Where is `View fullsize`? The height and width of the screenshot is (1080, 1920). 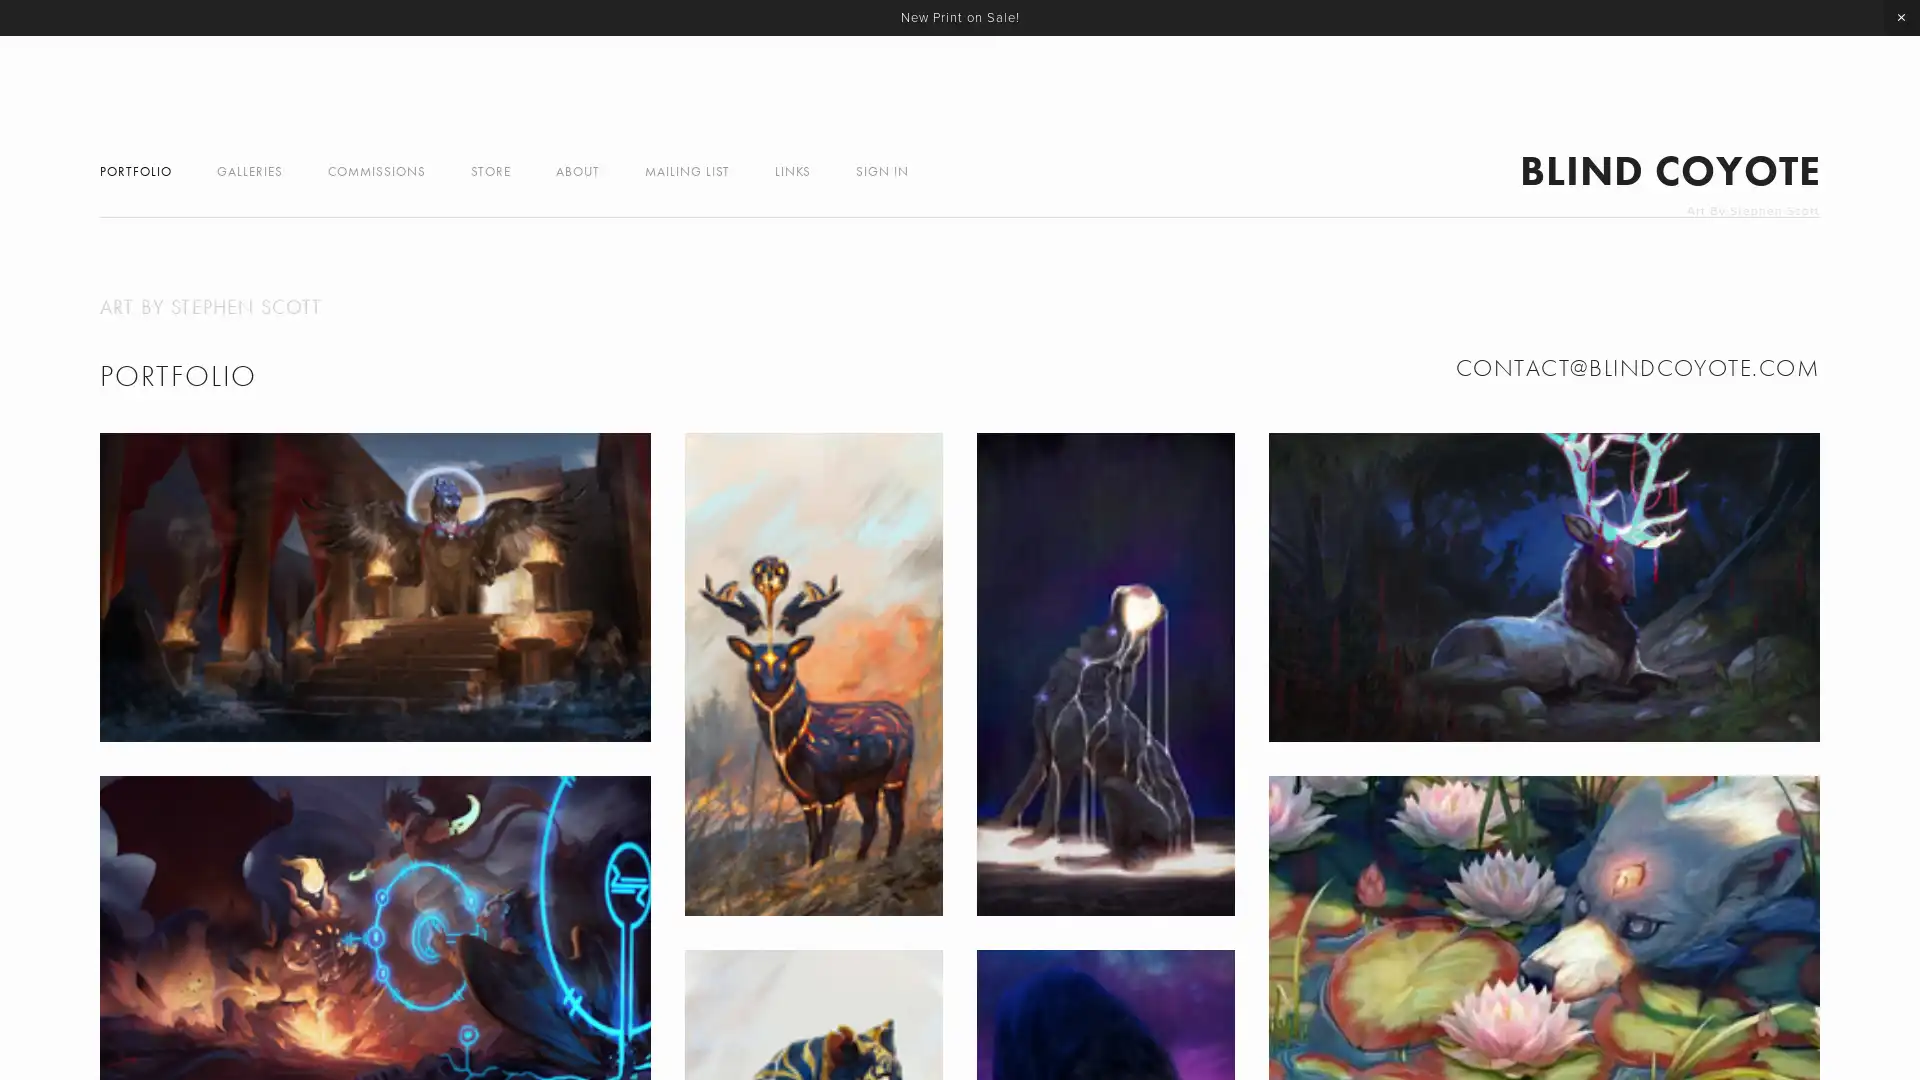 View fullsize is located at coordinates (374, 585).